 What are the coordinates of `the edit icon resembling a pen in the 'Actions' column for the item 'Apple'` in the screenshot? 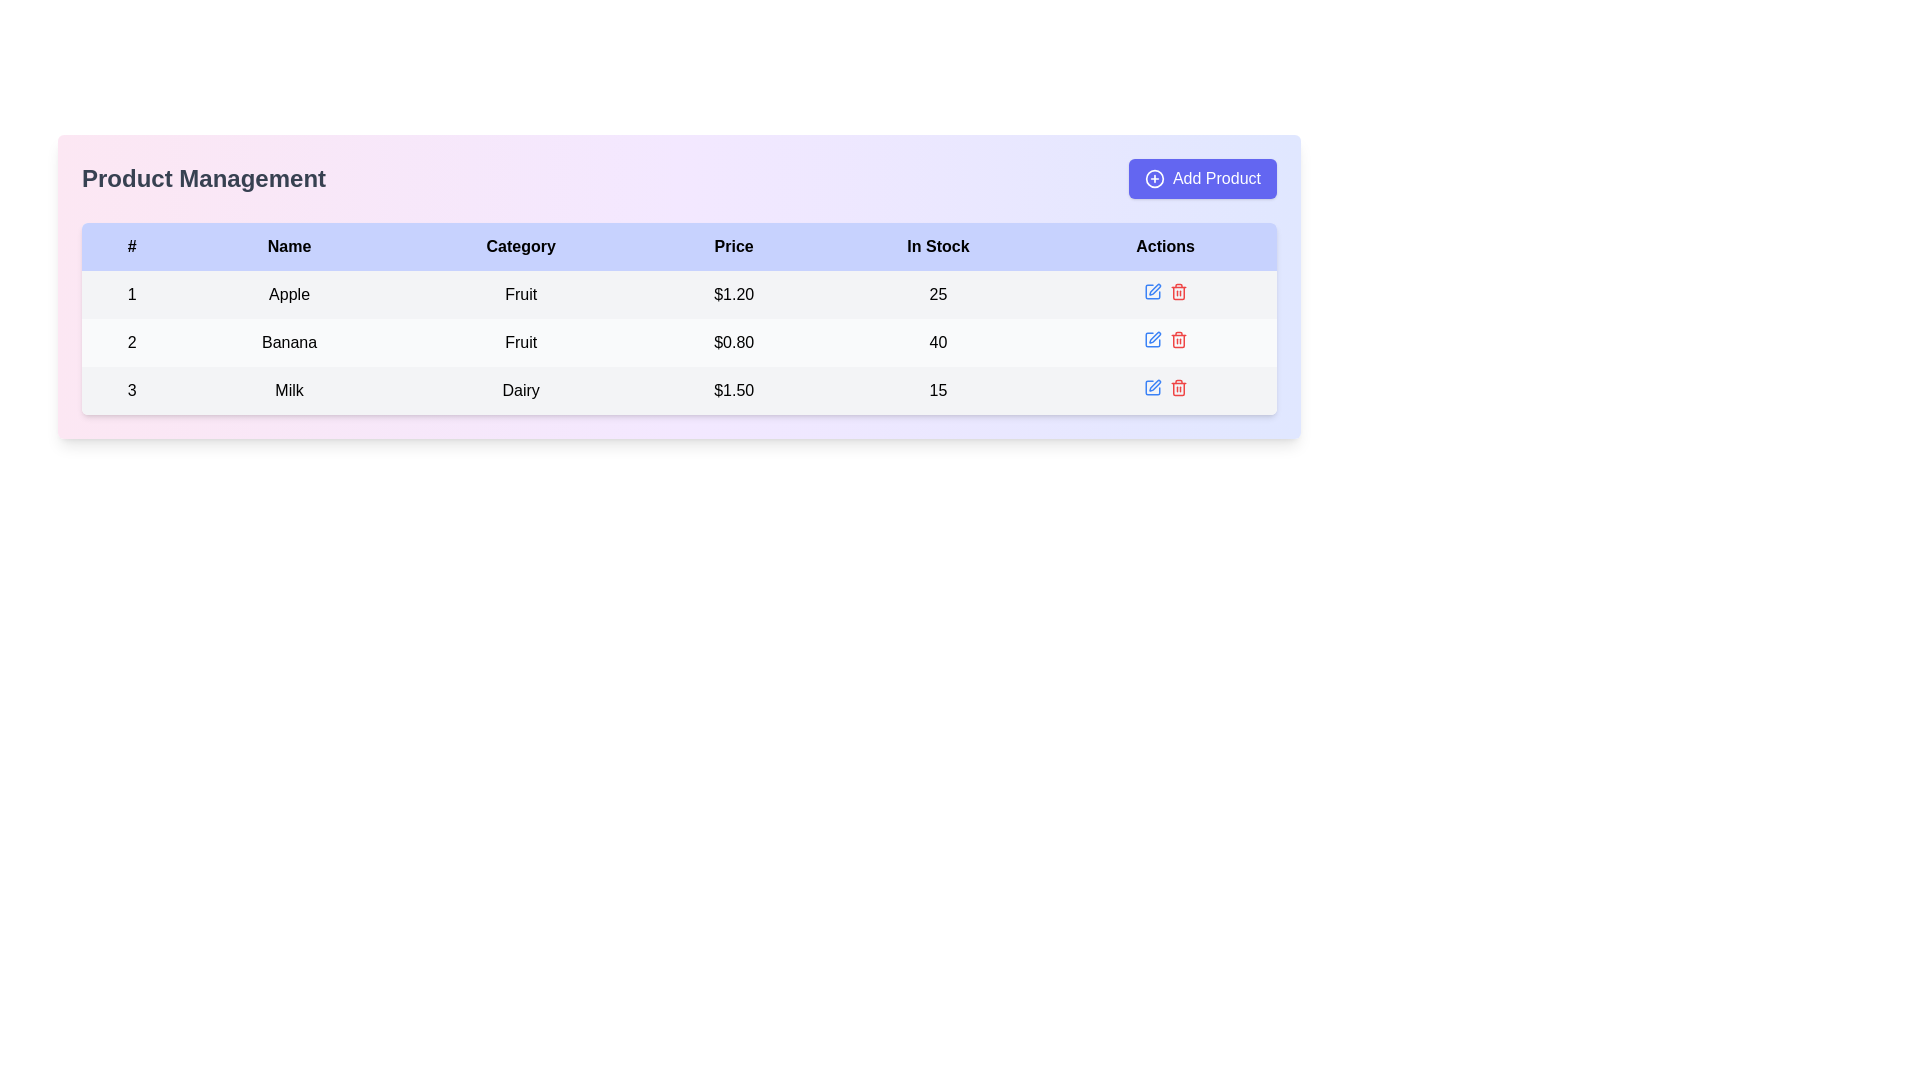 It's located at (1154, 289).